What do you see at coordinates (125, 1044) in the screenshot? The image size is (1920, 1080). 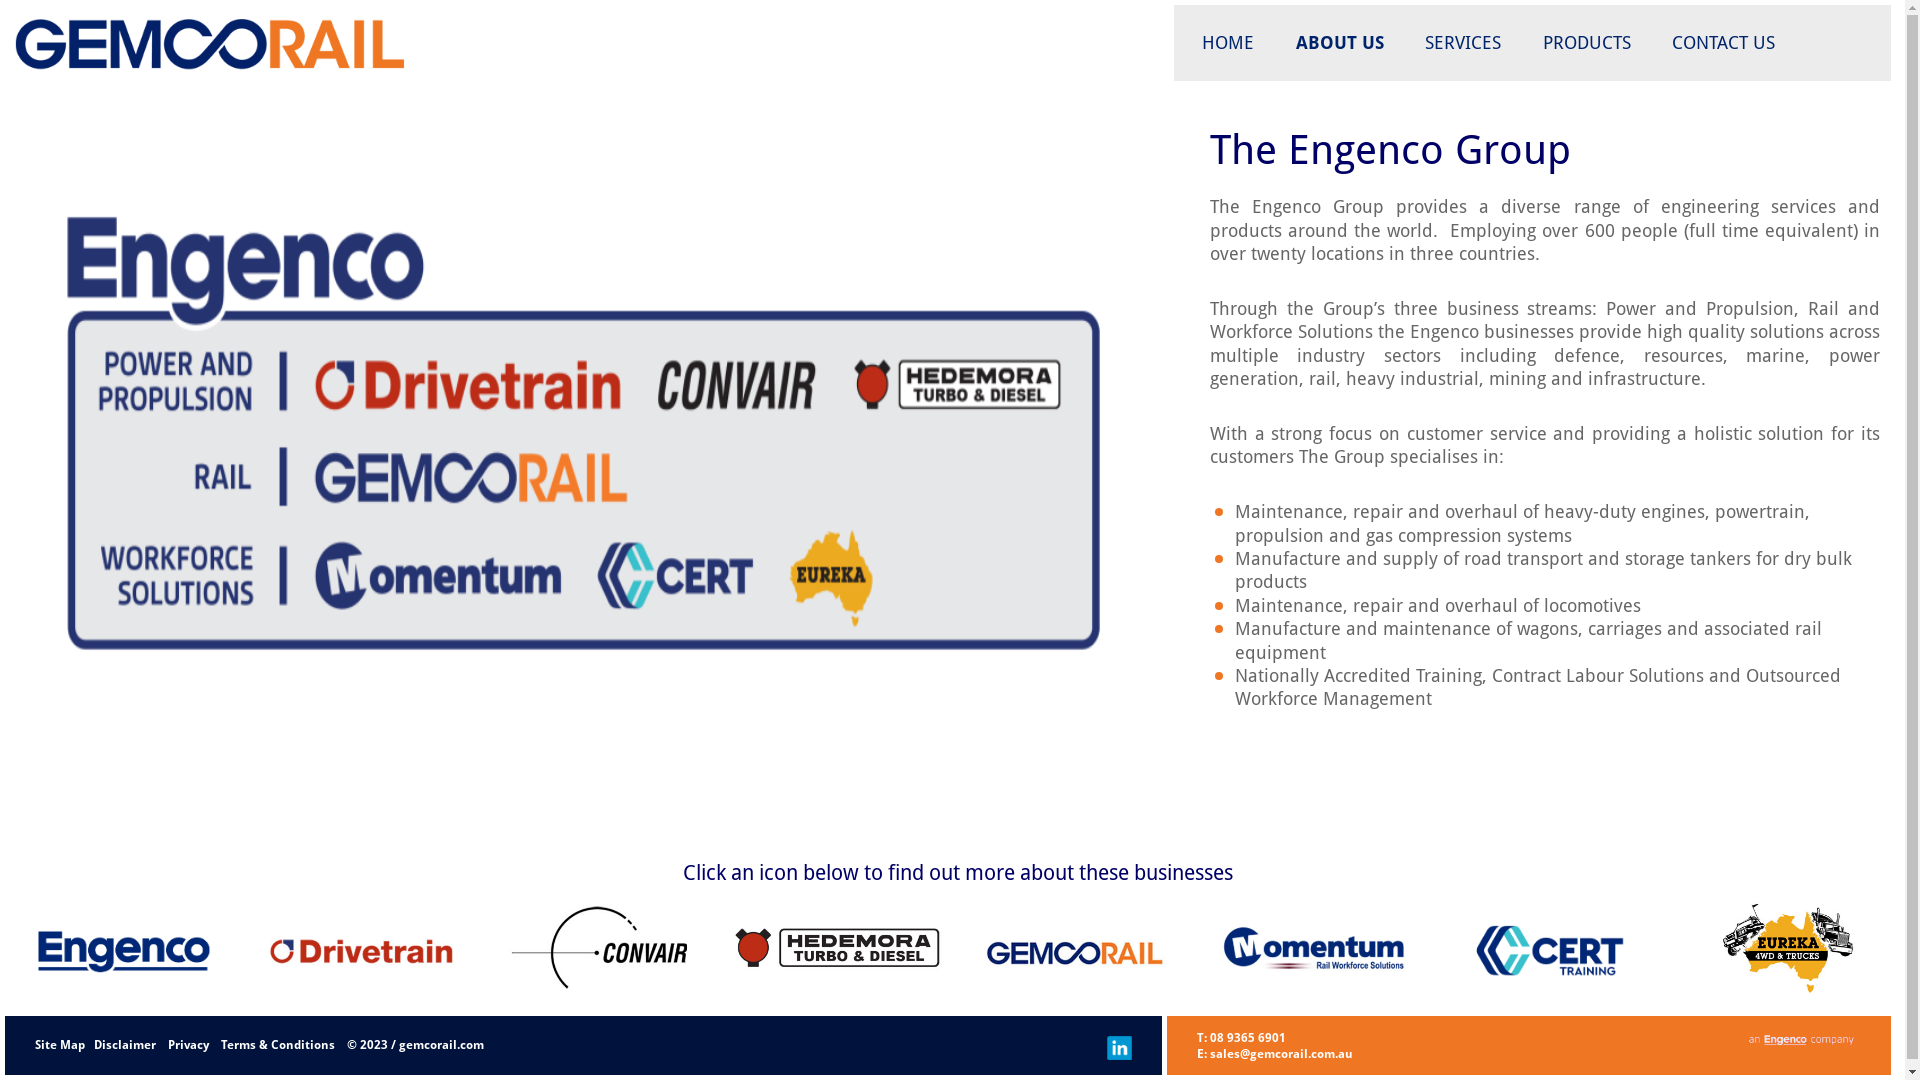 I see `'Disclaimer'` at bounding box center [125, 1044].